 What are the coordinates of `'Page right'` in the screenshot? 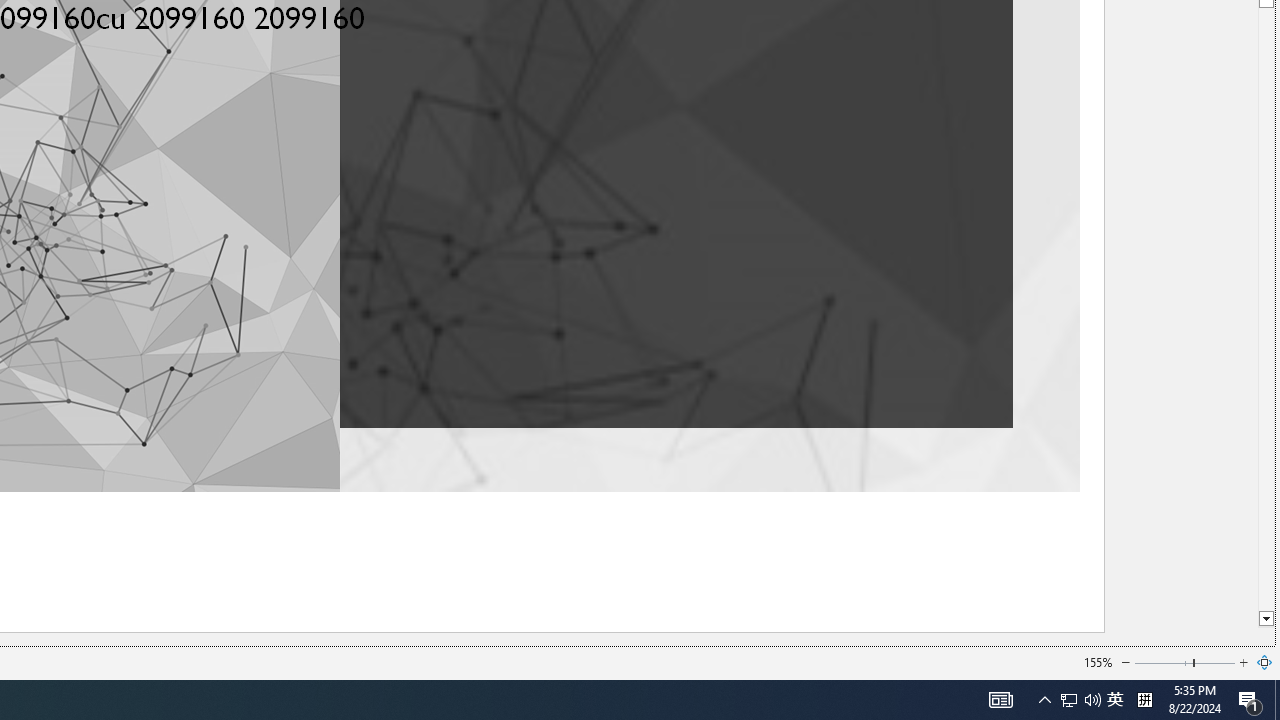 It's located at (1214, 663).